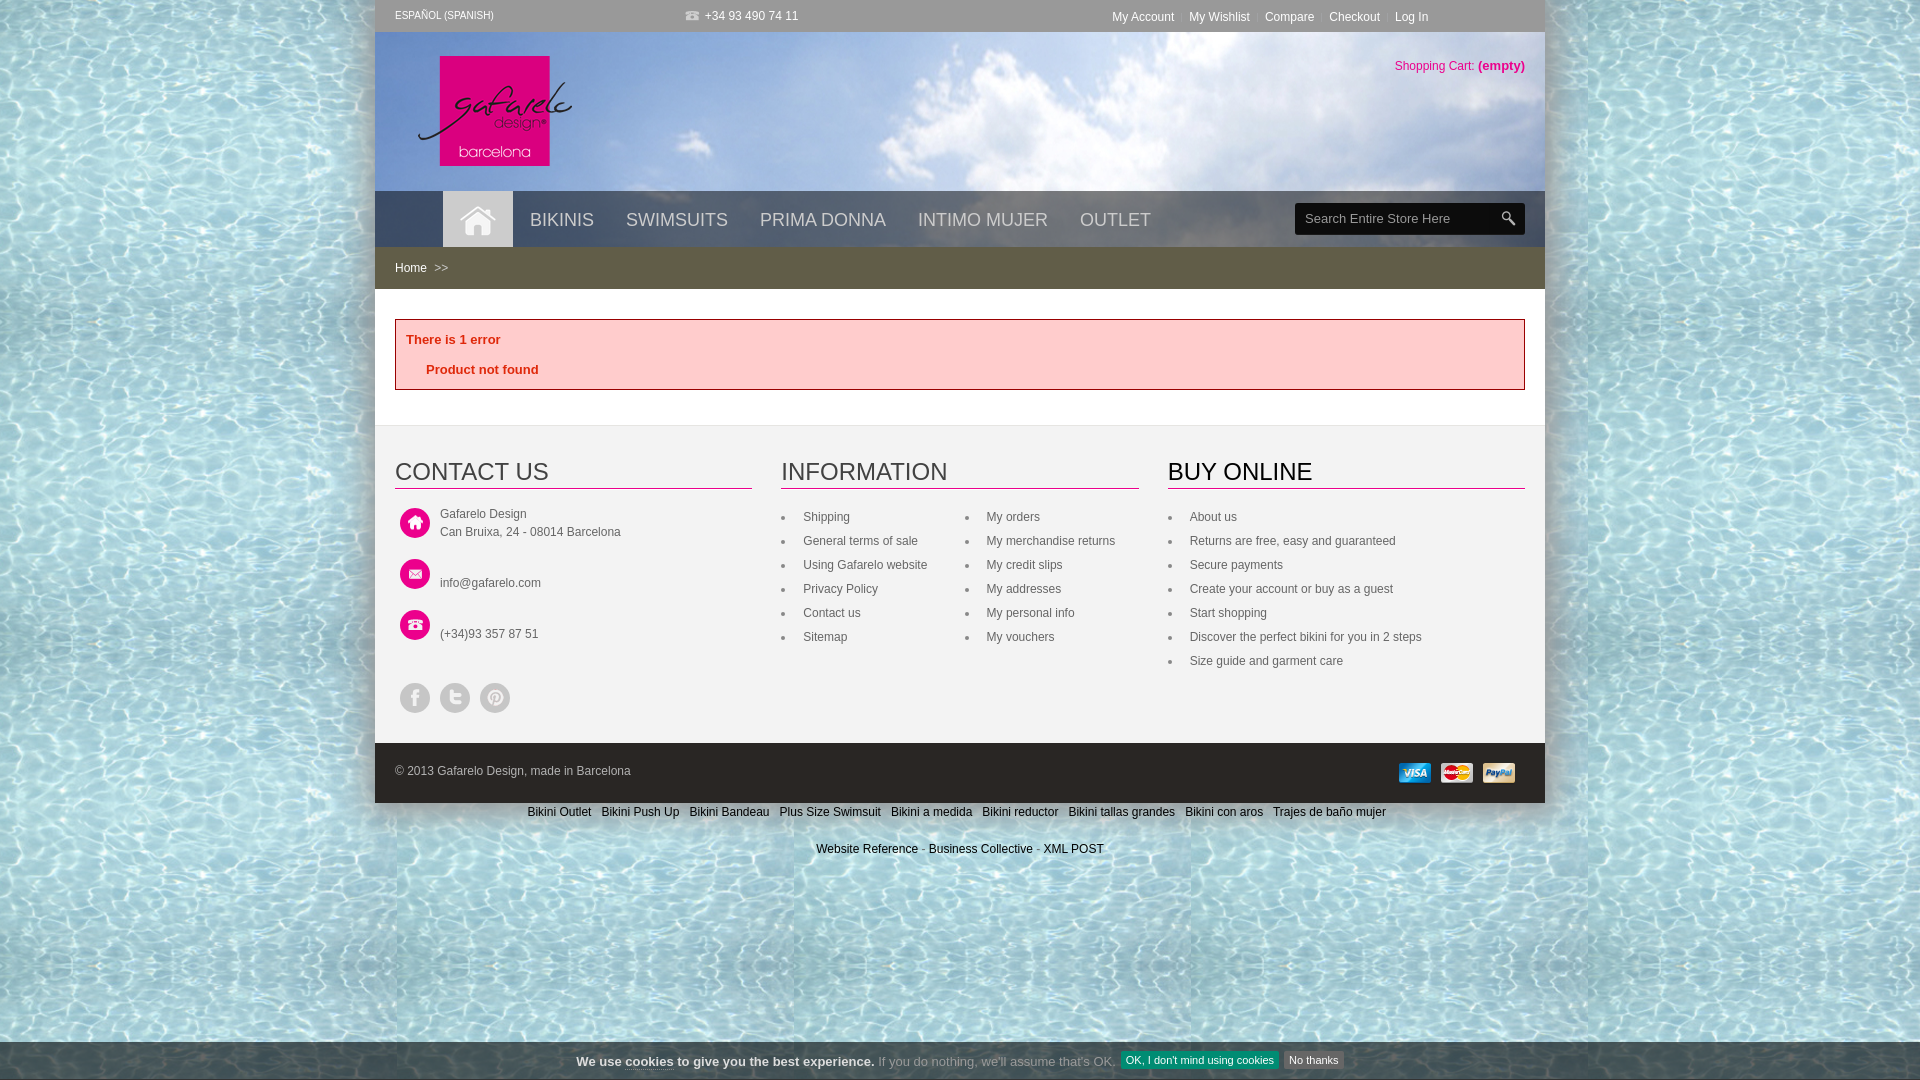  Describe the element at coordinates (1507, 218) in the screenshot. I see `'Search'` at that location.